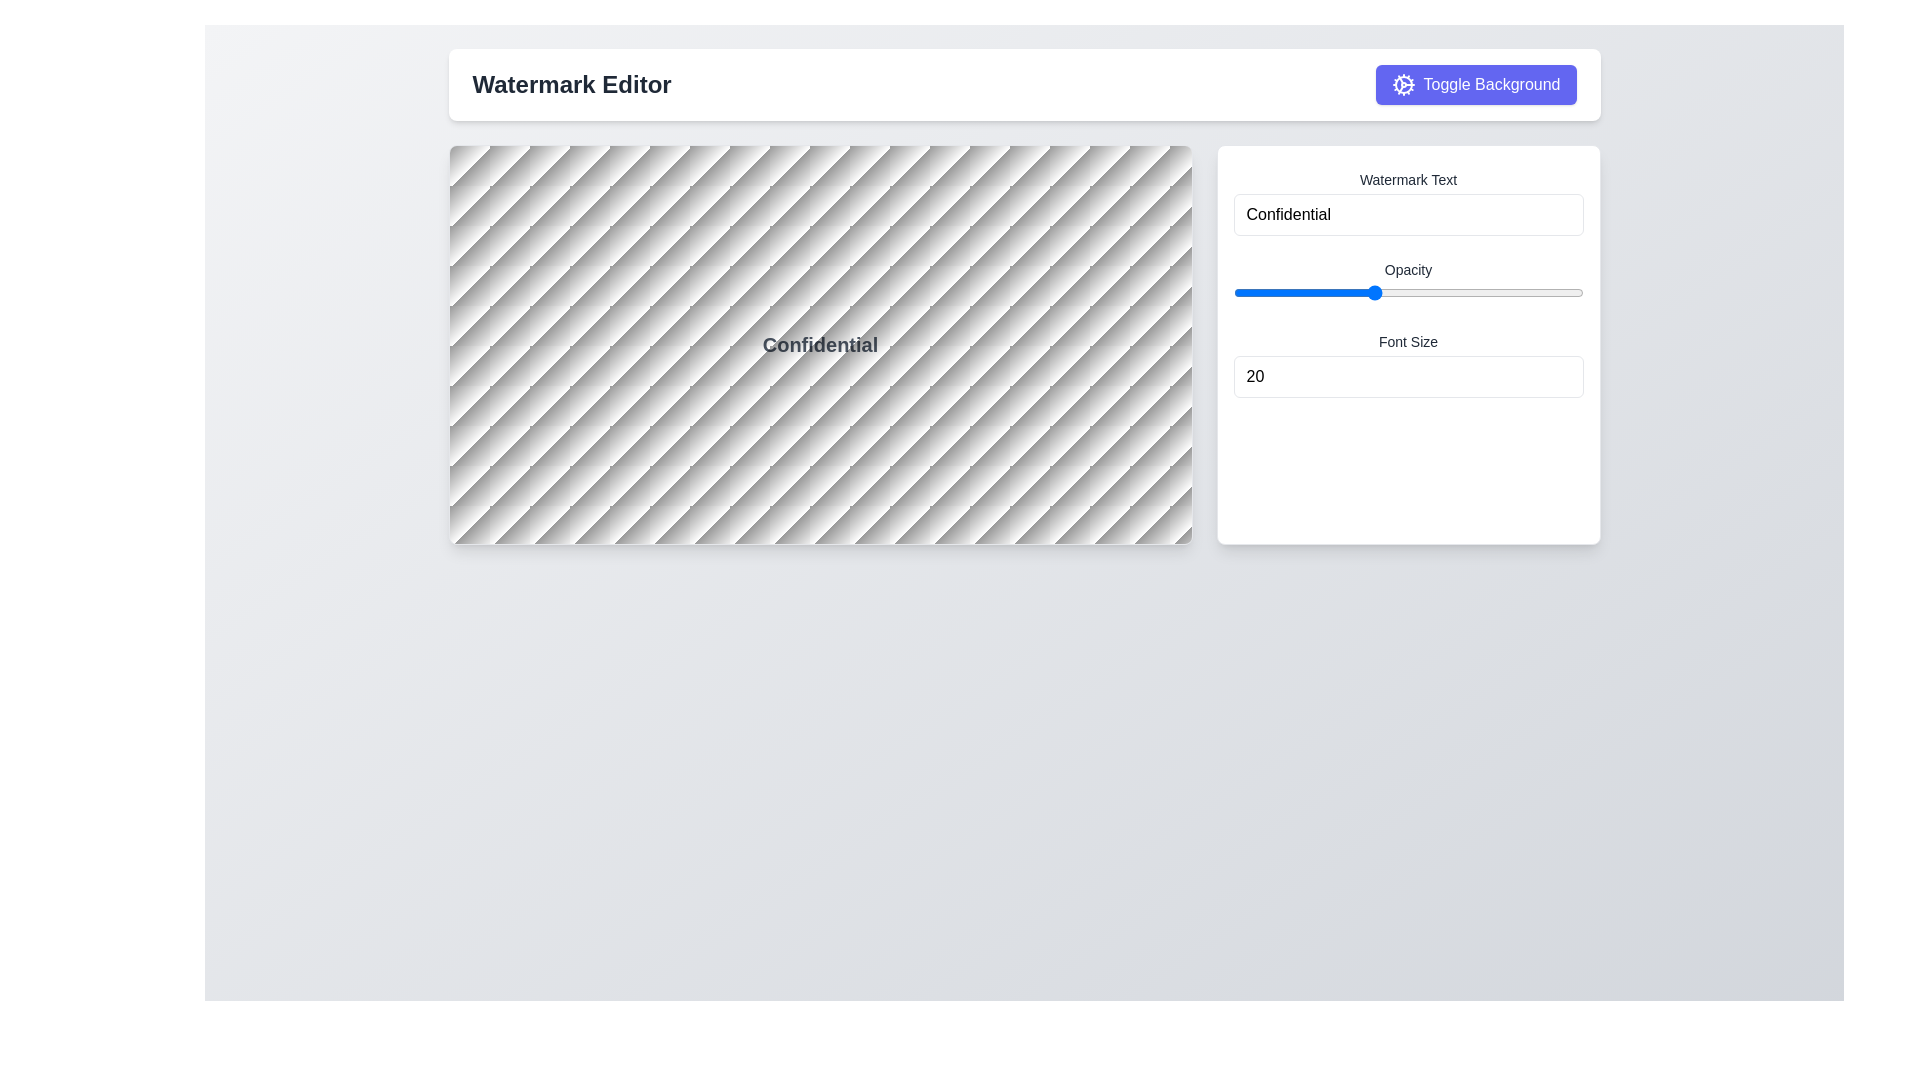 Image resolution: width=1920 pixels, height=1080 pixels. Describe the element at coordinates (571, 83) in the screenshot. I see `the 'Watermark Editor' text header, which is a large, bold, dark gray title located at the top center of the interface` at that location.